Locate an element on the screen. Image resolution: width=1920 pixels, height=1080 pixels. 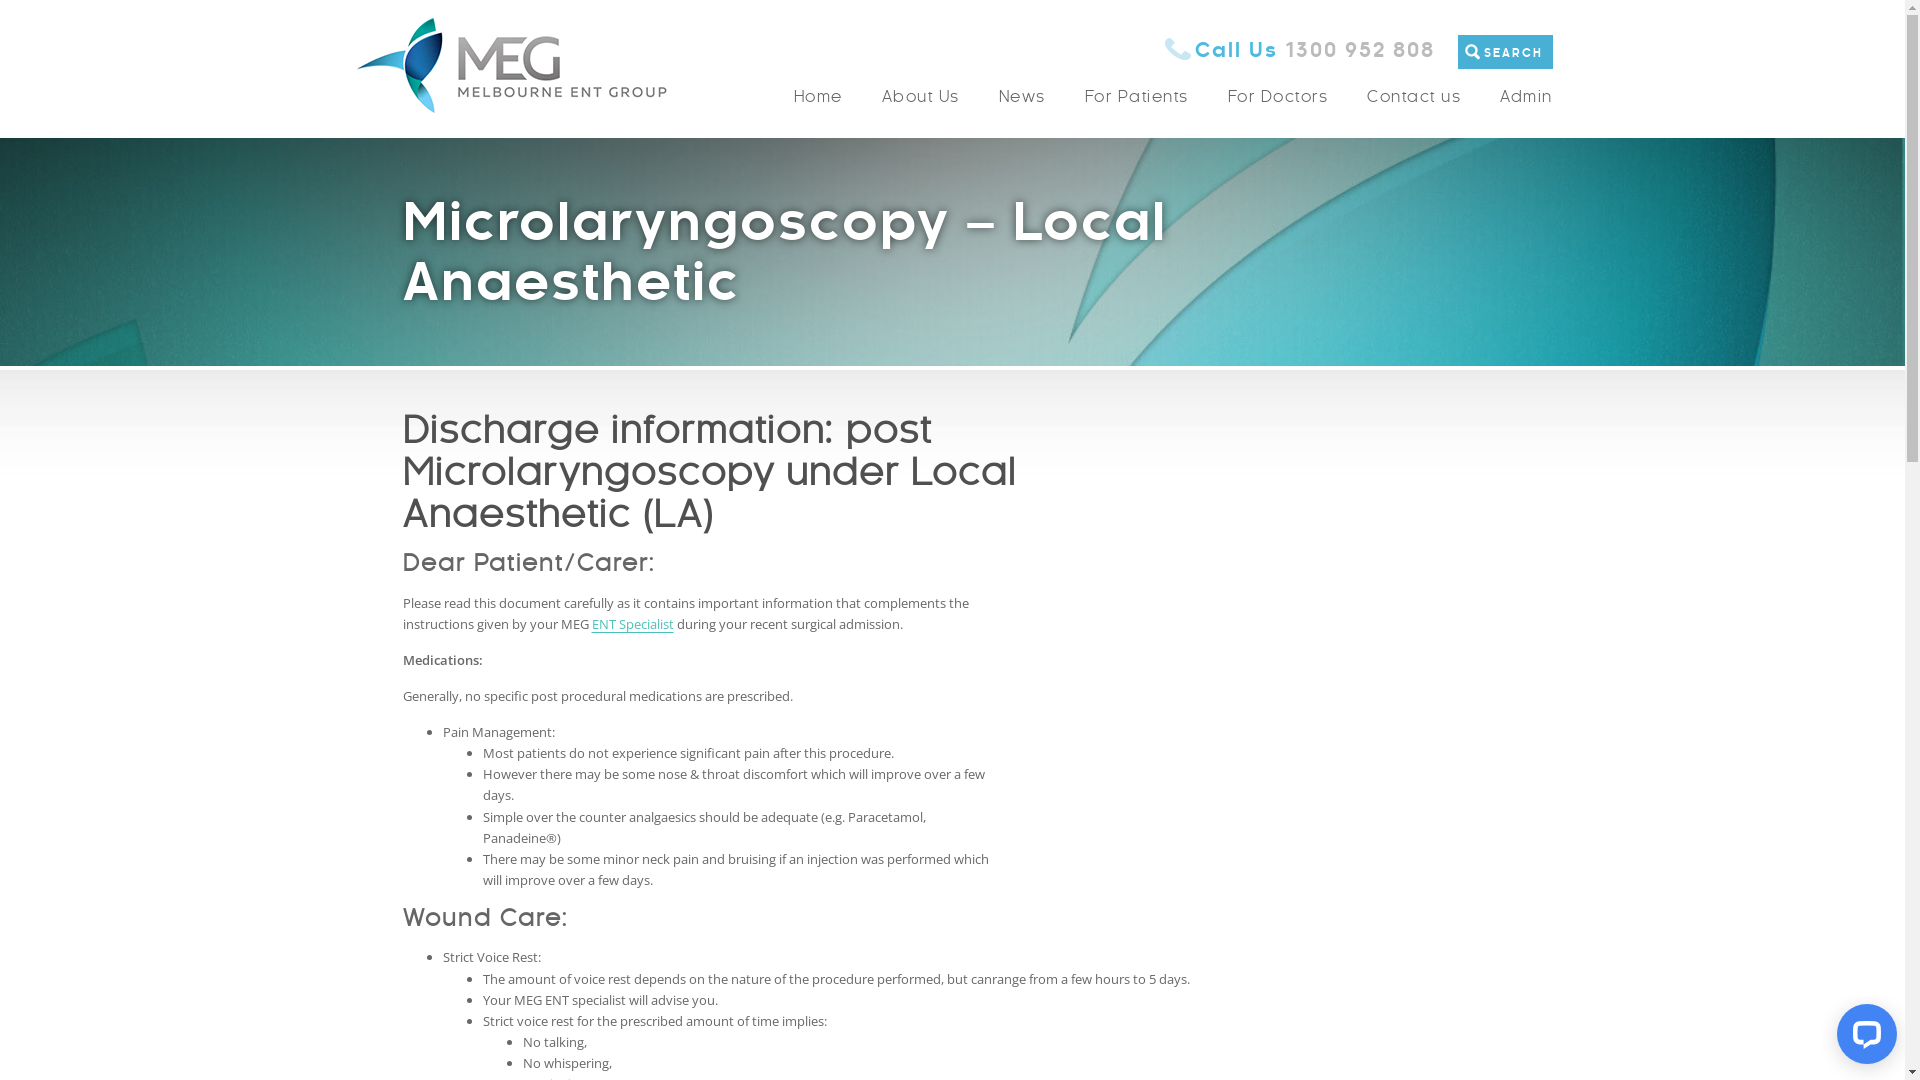
'Contact us' is located at coordinates (1413, 97).